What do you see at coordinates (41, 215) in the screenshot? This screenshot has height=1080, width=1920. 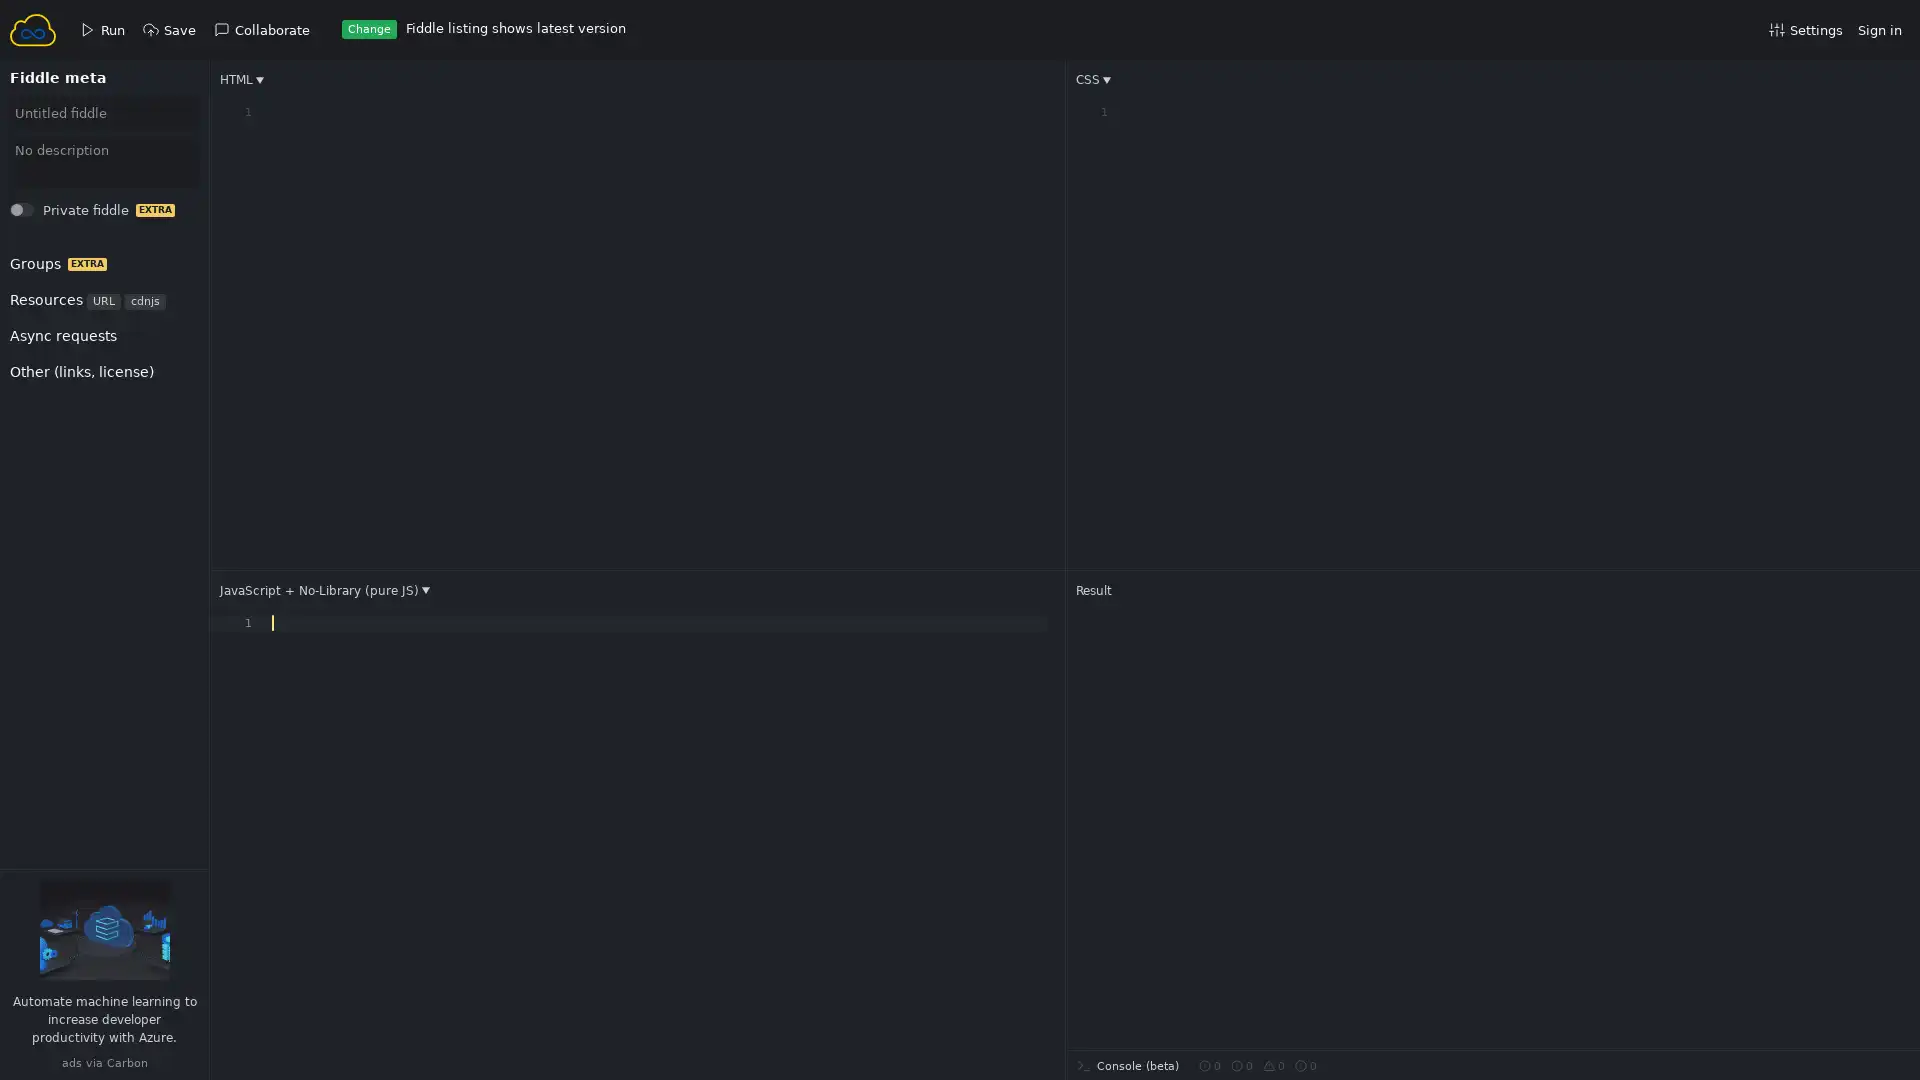 I see `Fork` at bounding box center [41, 215].